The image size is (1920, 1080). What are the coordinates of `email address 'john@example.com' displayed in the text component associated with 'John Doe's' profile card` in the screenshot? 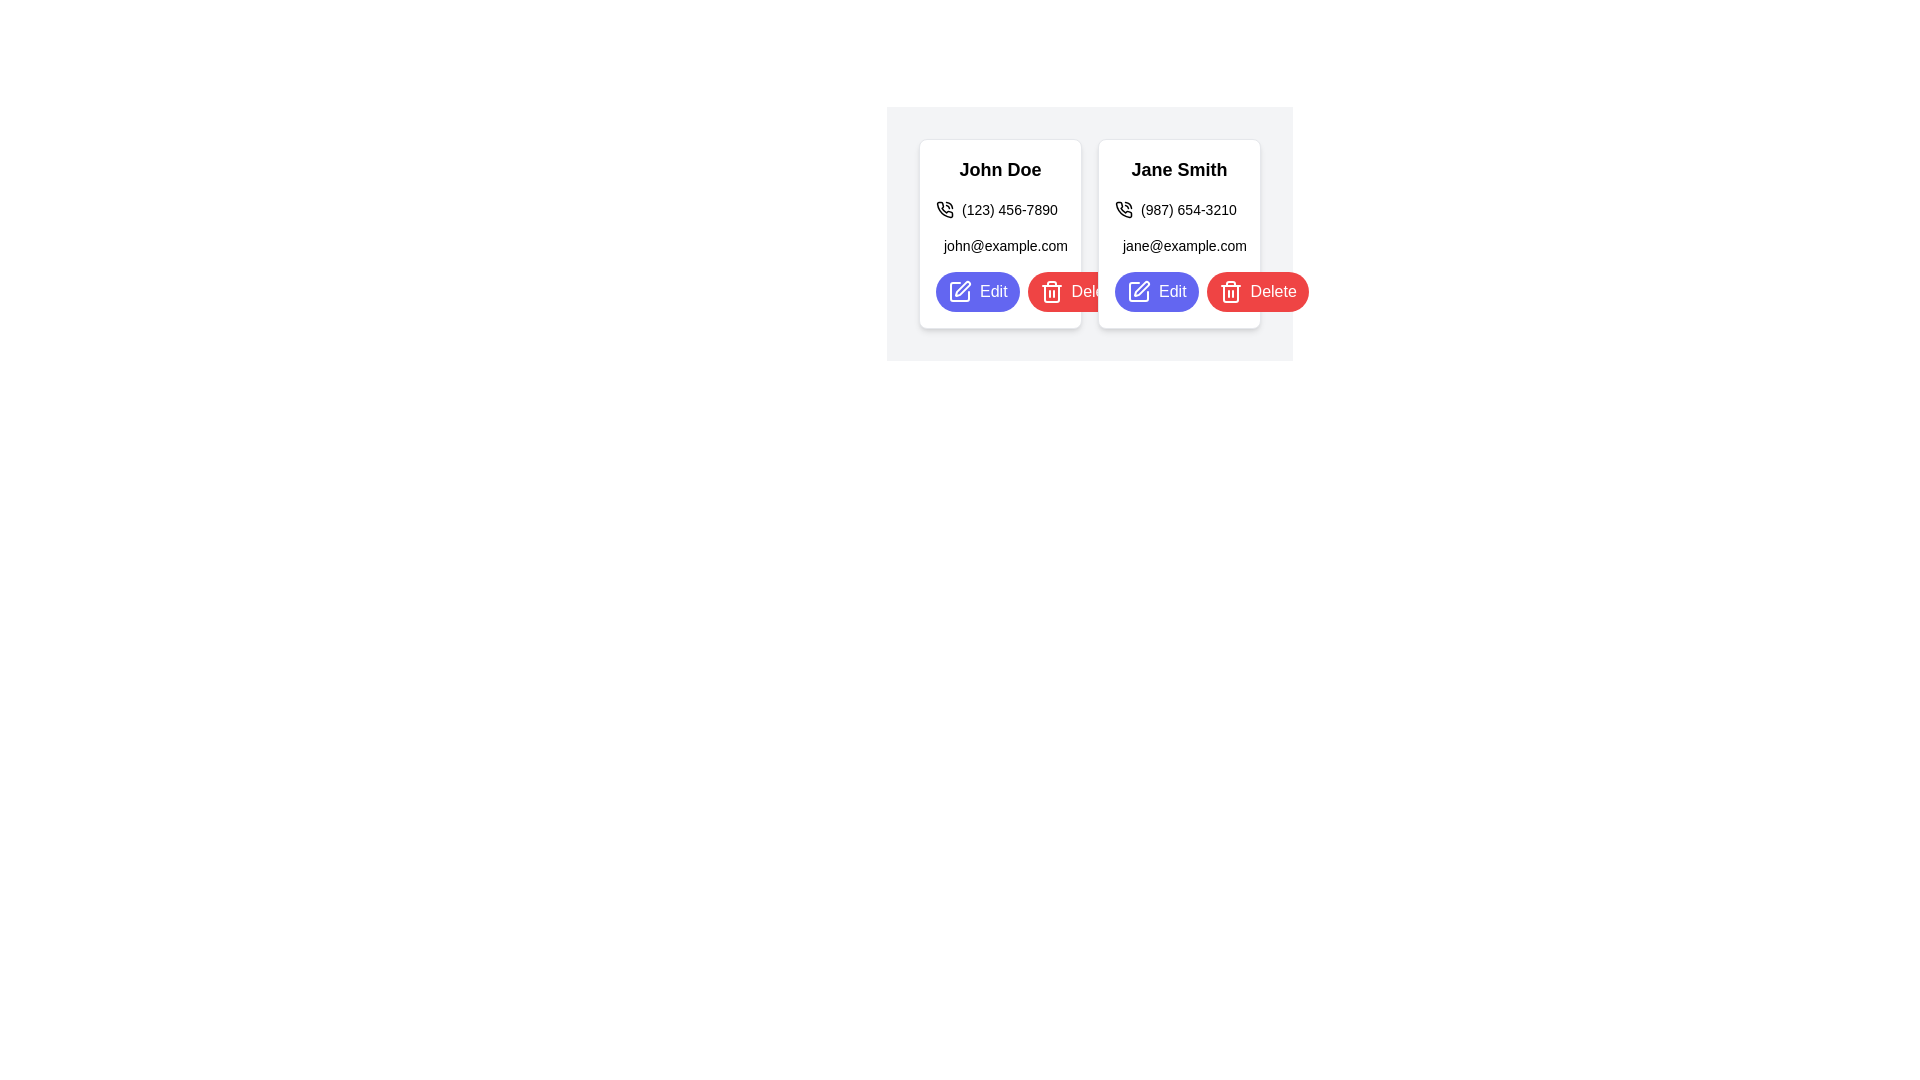 It's located at (1000, 245).